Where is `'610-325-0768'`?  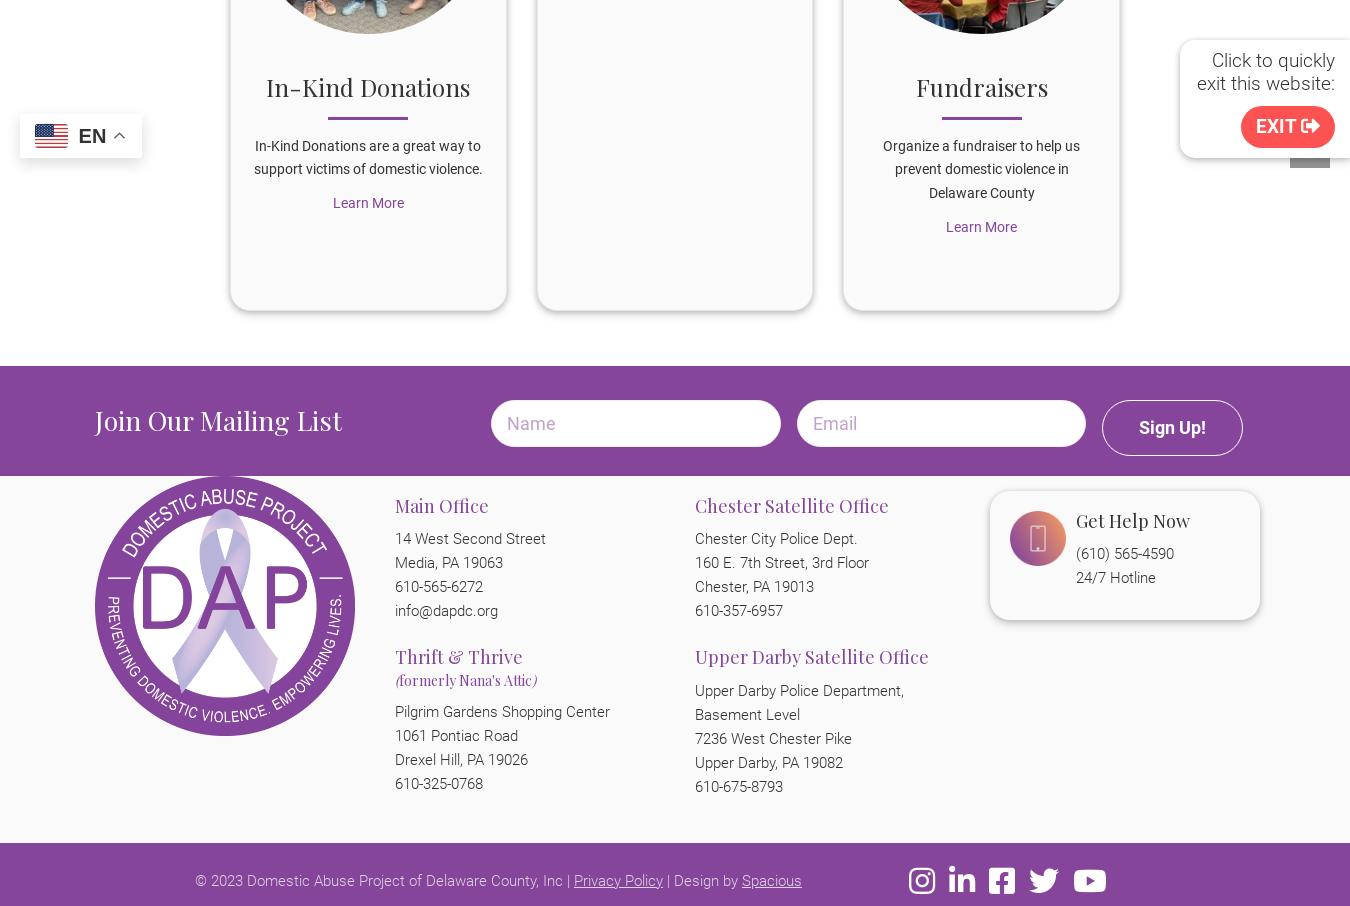
'610-325-0768' is located at coordinates (439, 783).